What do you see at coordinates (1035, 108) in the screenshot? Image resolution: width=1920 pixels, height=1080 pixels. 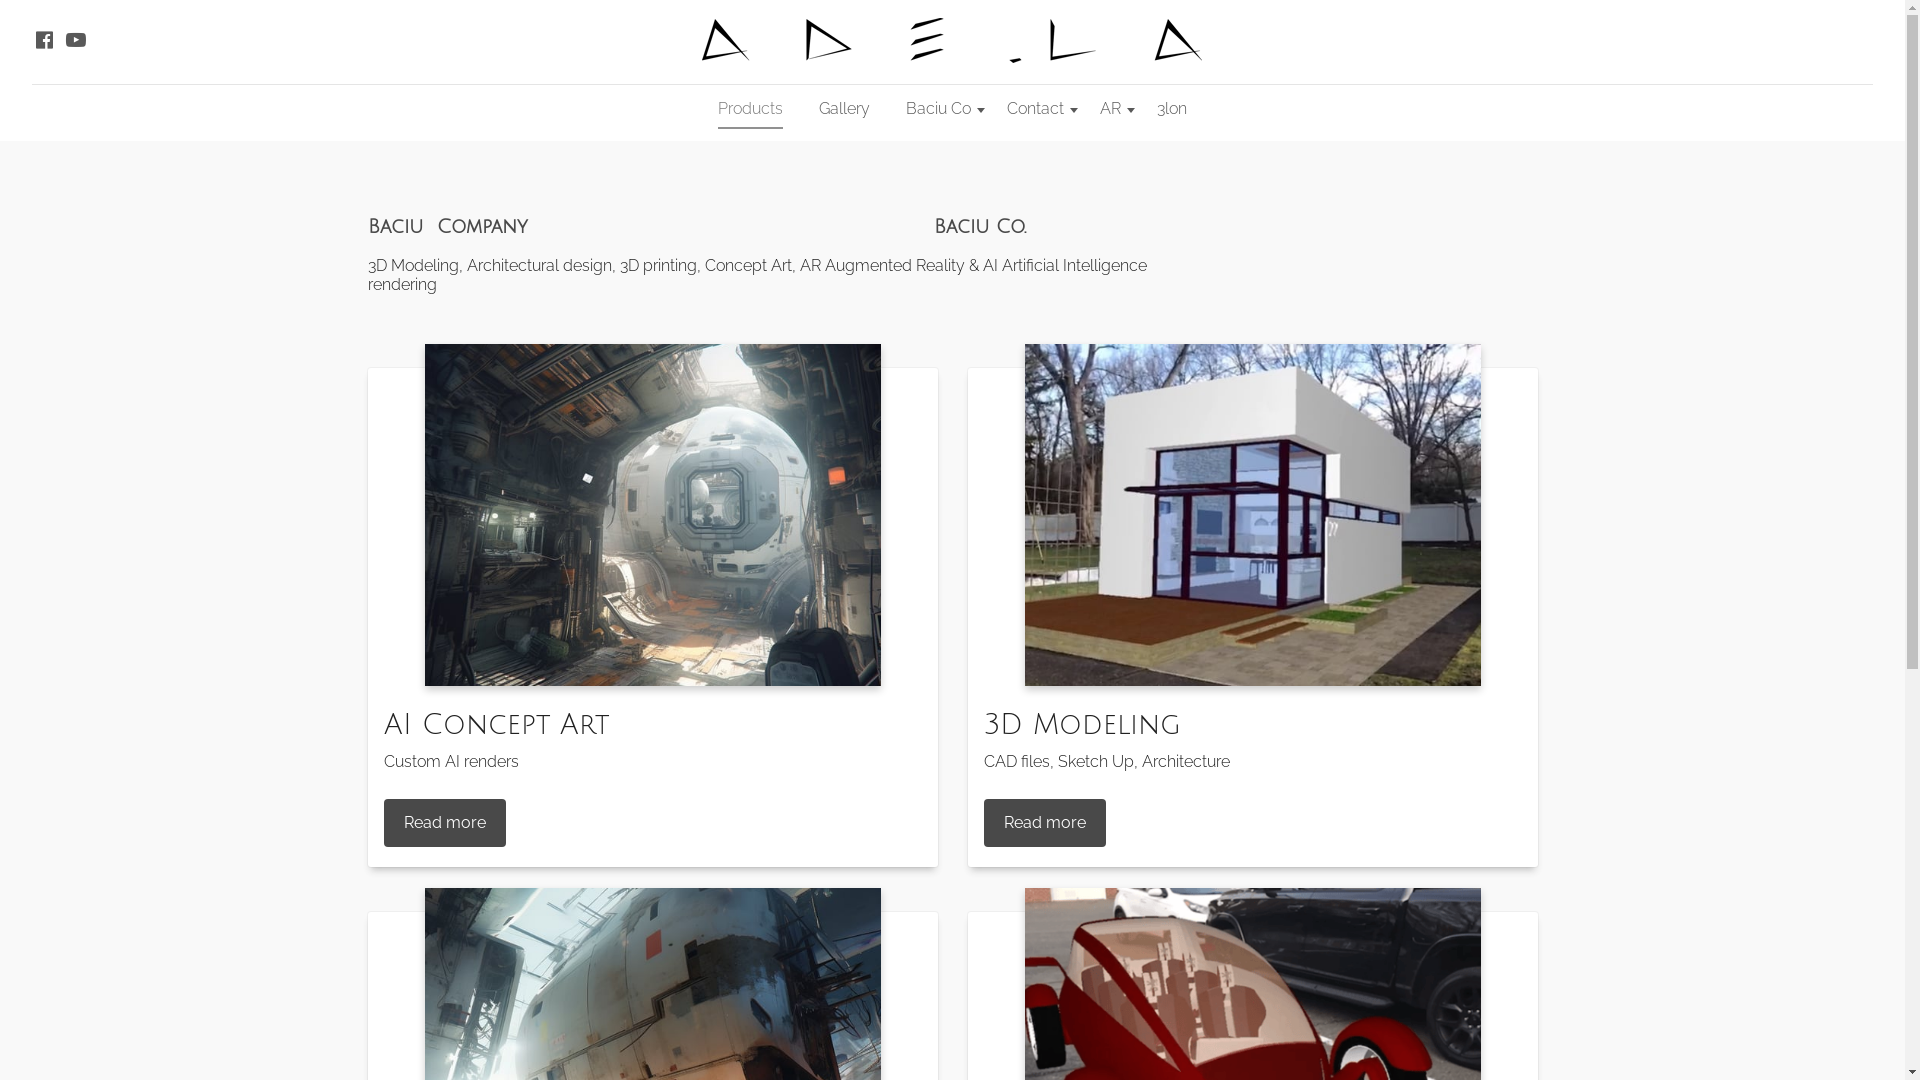 I see `'Contact'` at bounding box center [1035, 108].